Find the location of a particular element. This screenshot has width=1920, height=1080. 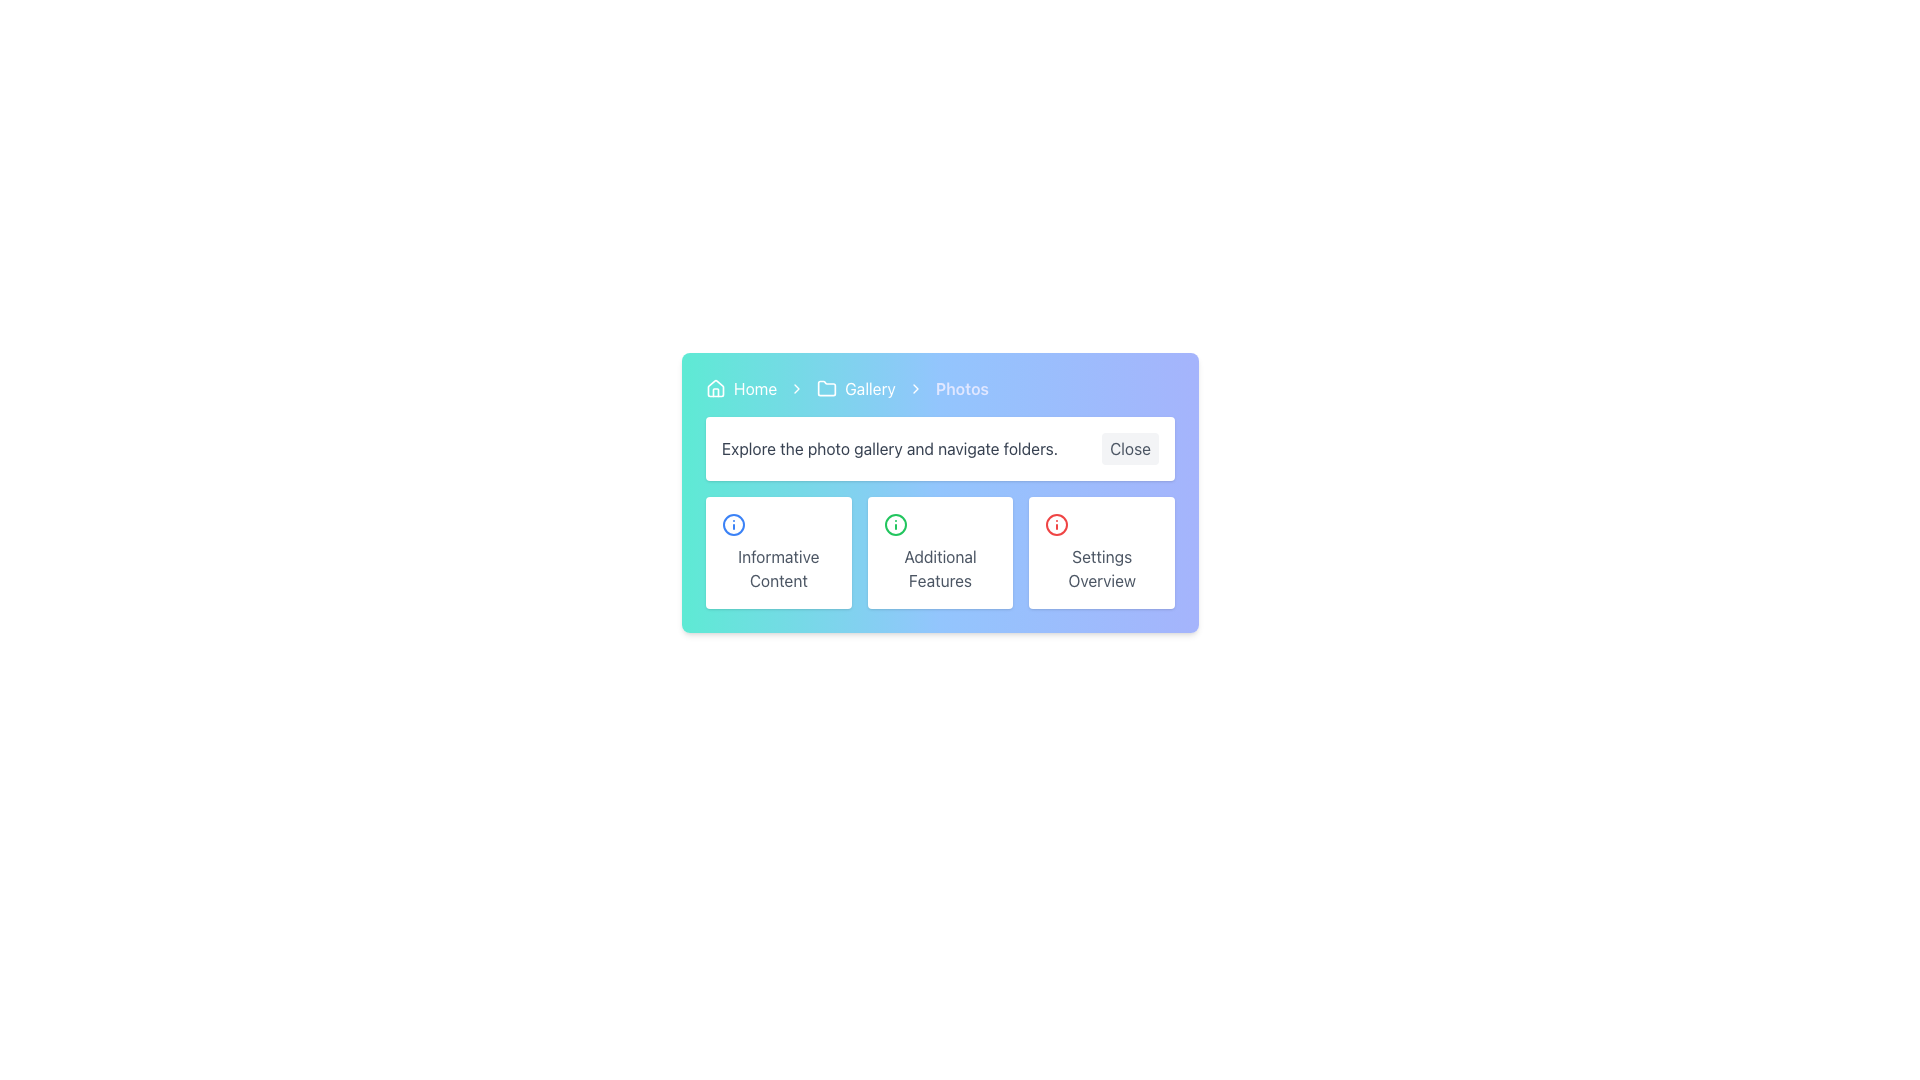

the circular icon with a green outline and an information symbol located in the center of the 'Additional Features' card to interact is located at coordinates (894, 523).